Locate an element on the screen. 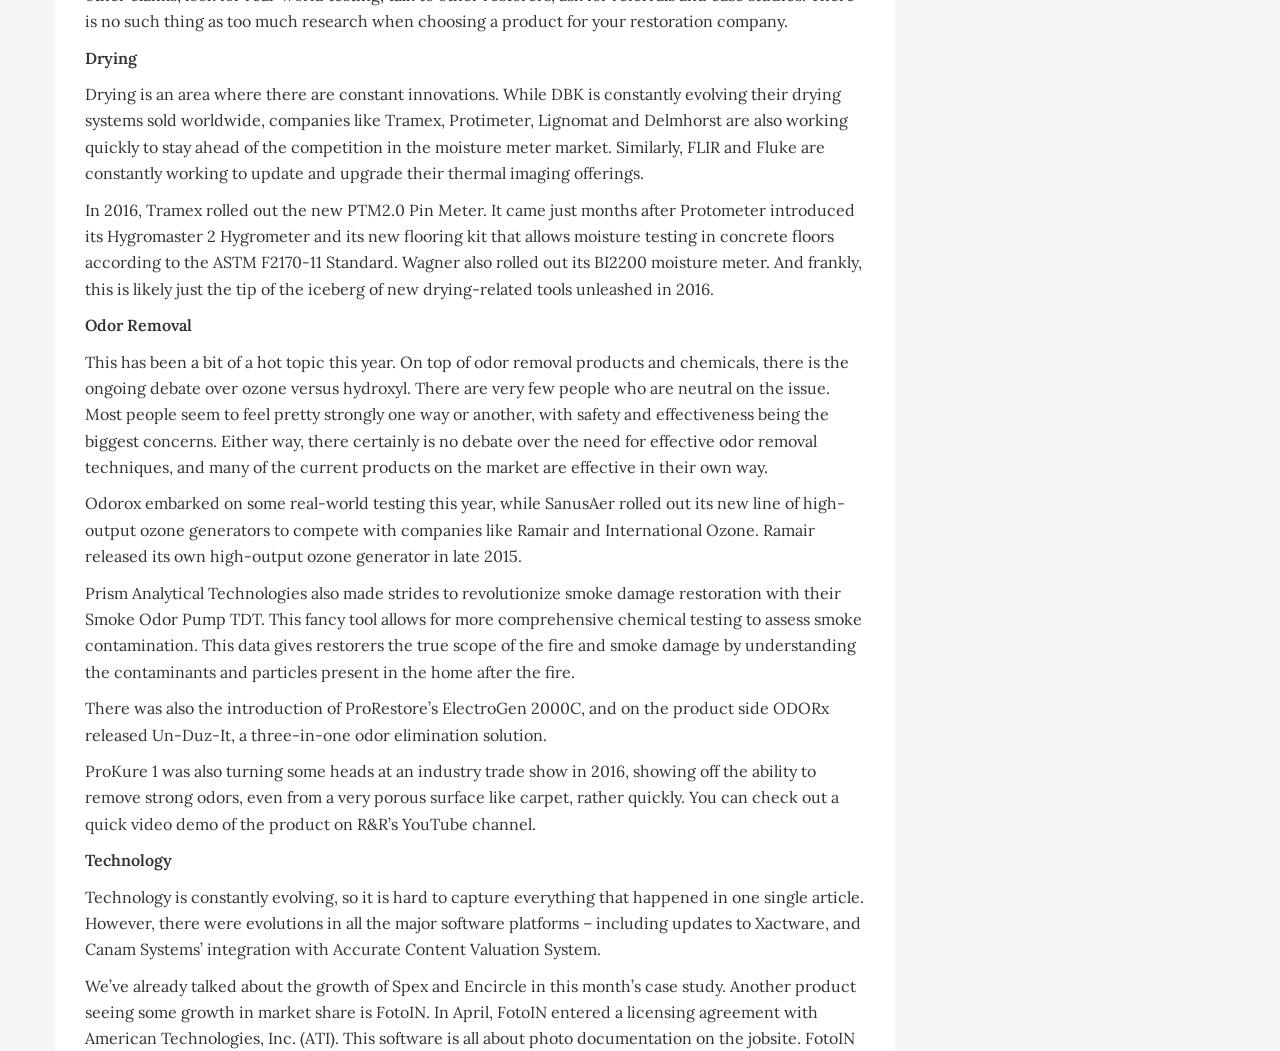 This screenshot has height=1051, width=1280. 'Technology is constantly evolving, so it is hard to capture everything that happened in one single article. However, there were evolutions in all the major software platforms – including updates to Xactware, and Canam Systems’ integration with Accurate Content Valuation System.' is located at coordinates (473, 922).